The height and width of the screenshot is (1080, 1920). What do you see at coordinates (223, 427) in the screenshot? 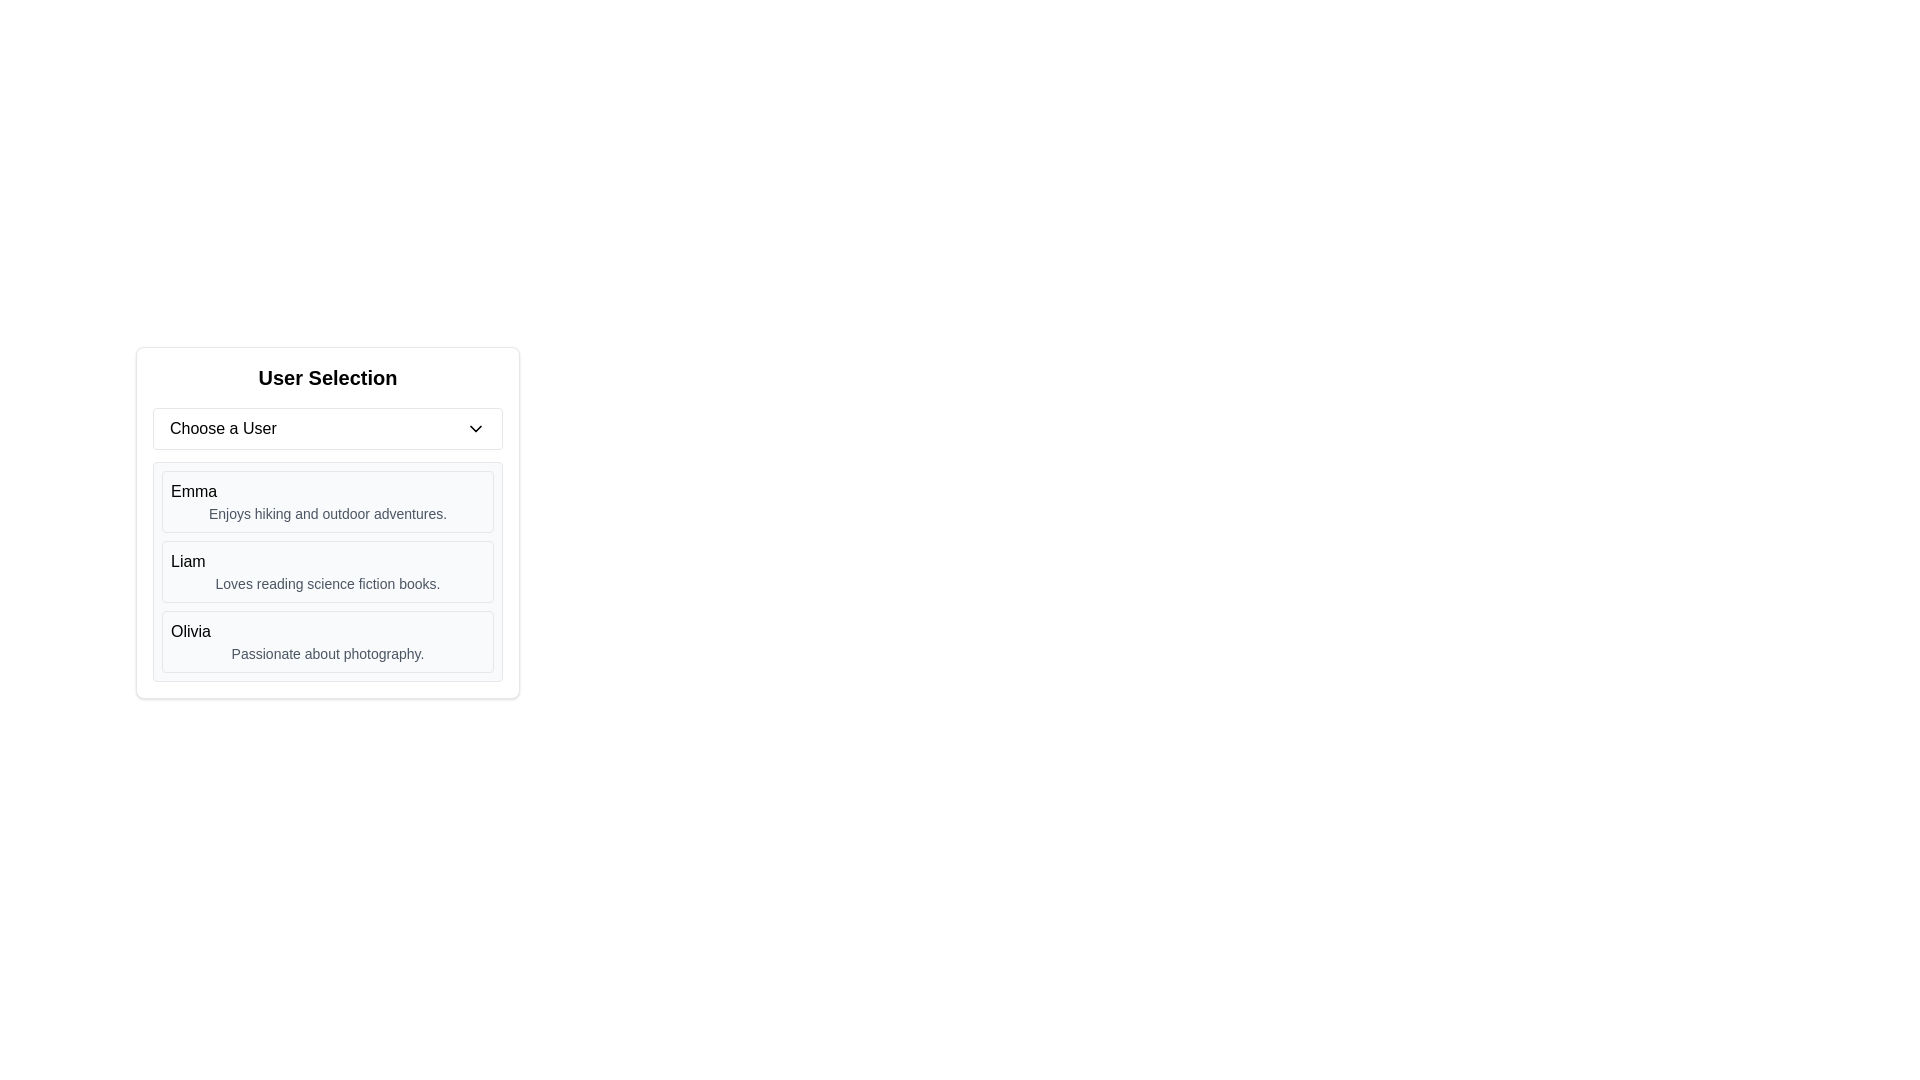
I see `the text label located at the upper-left section within the dropdown selection component, which indicates the dropdown's purpose and is horizontally aligned with the chevron icon on the far right` at bounding box center [223, 427].